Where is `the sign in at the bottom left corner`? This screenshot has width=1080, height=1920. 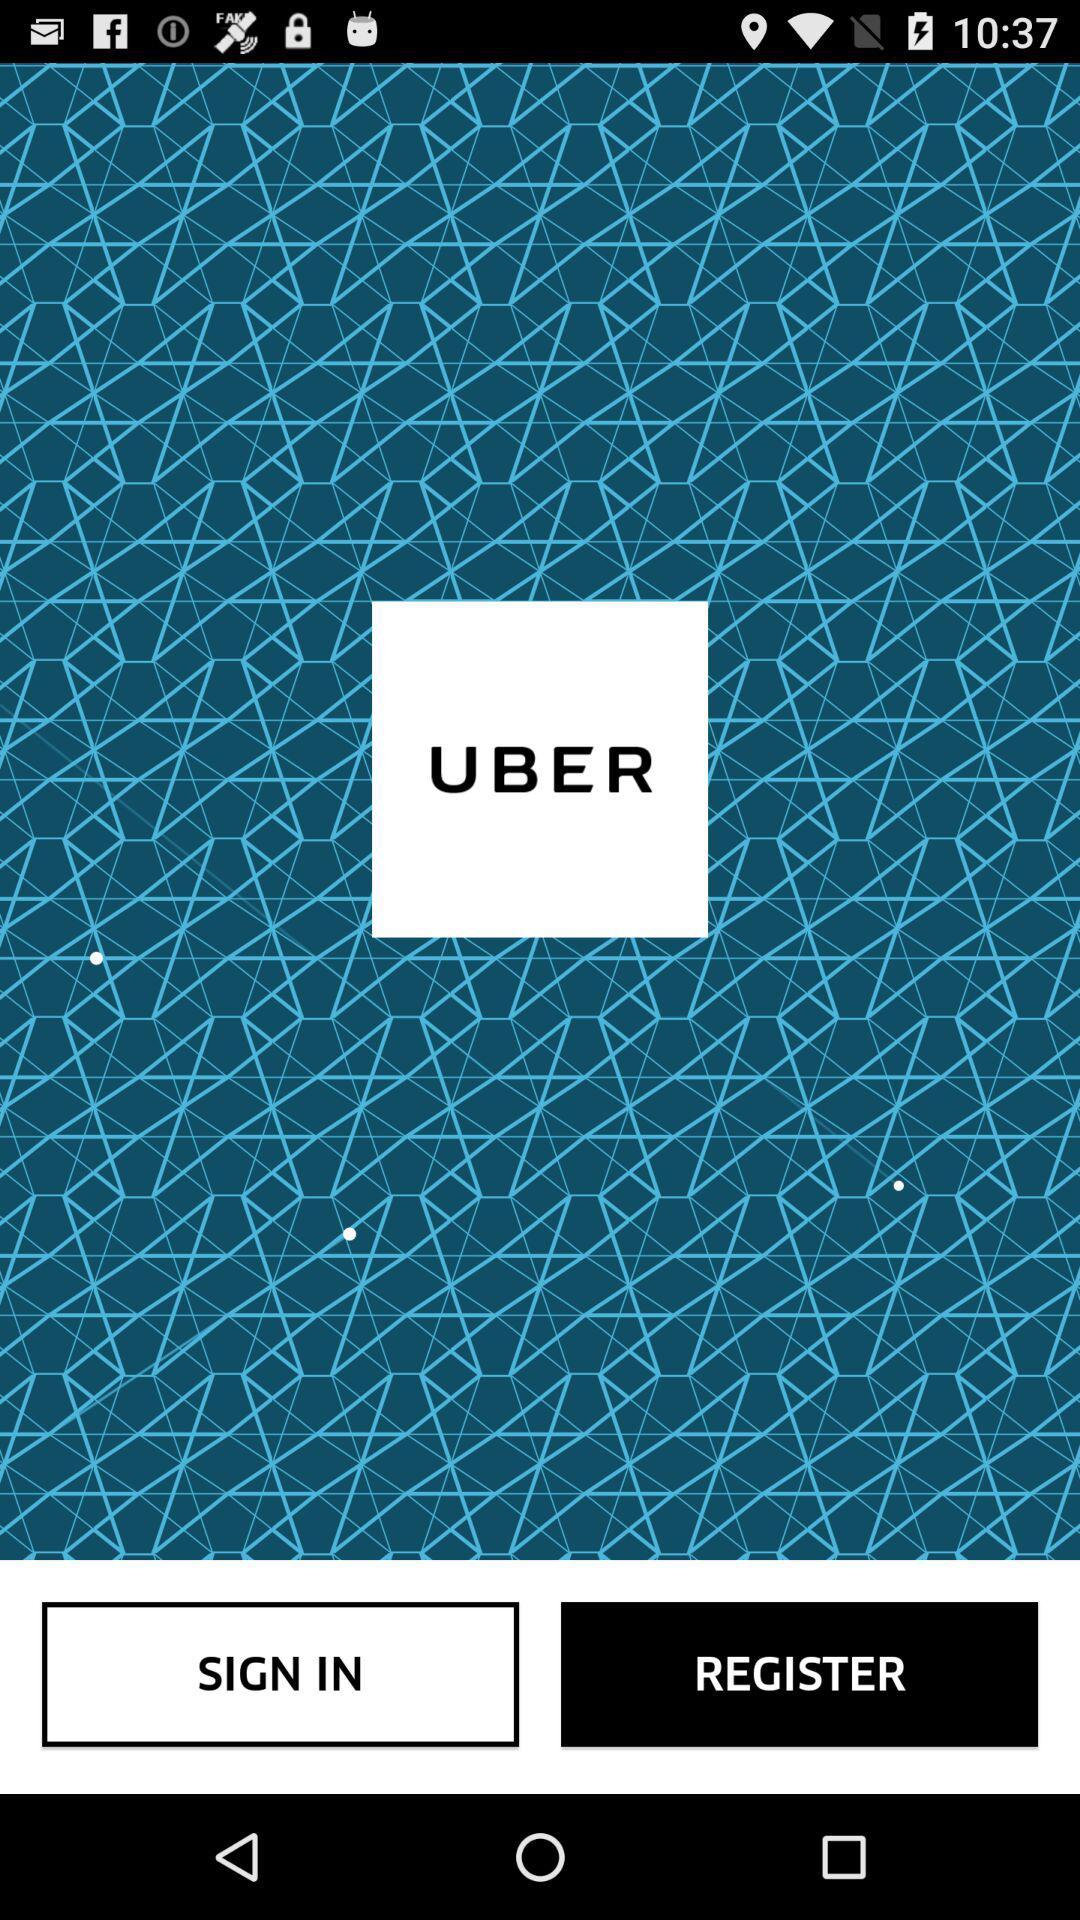
the sign in at the bottom left corner is located at coordinates (280, 1674).